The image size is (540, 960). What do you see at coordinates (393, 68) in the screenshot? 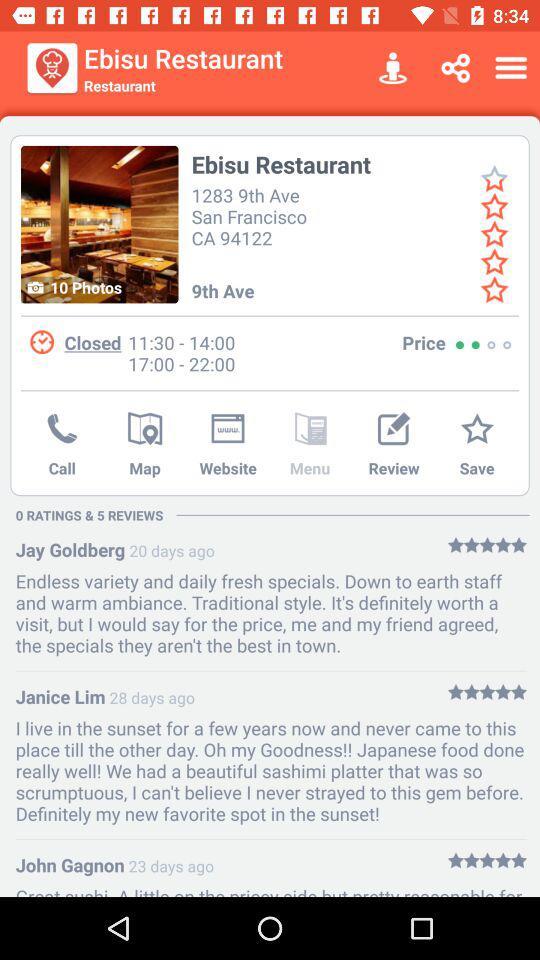
I see `item to the right of ebisu restaurant icon` at bounding box center [393, 68].